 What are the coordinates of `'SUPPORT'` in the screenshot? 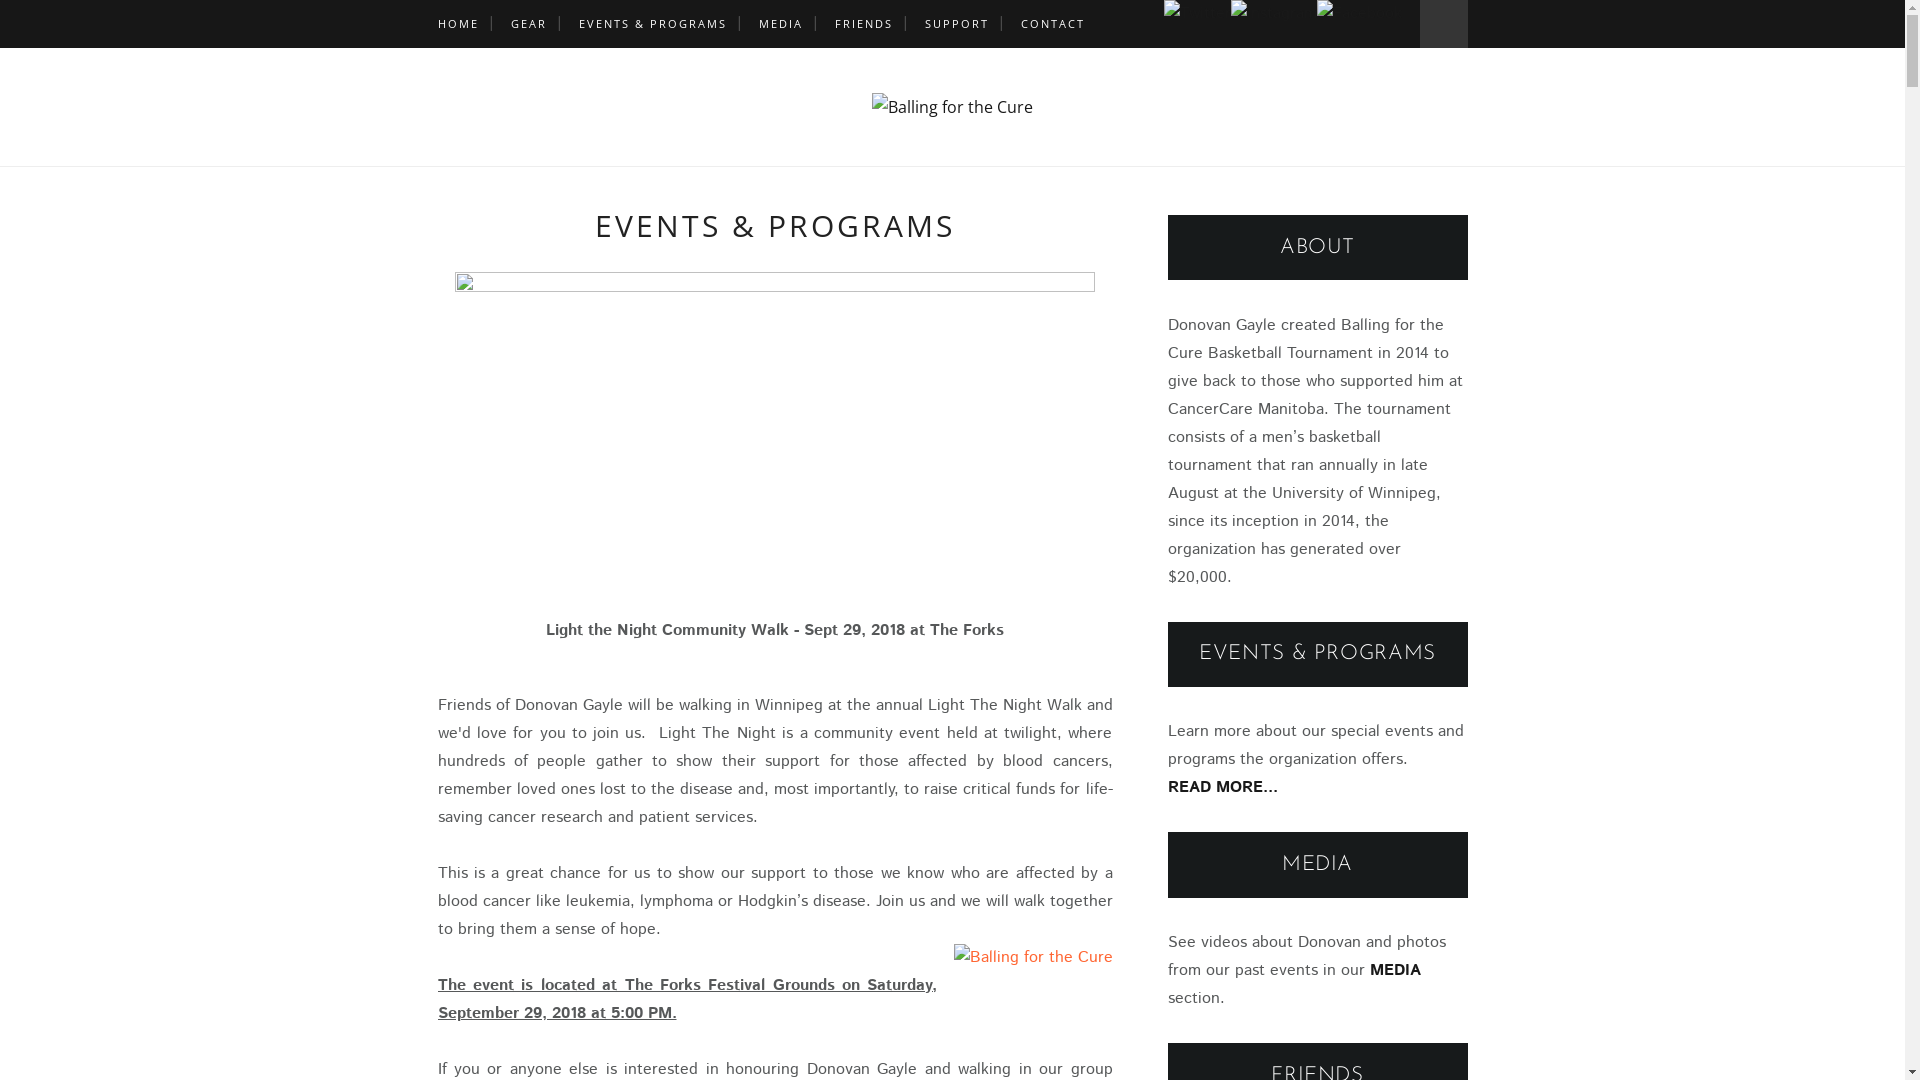 It's located at (954, 23).